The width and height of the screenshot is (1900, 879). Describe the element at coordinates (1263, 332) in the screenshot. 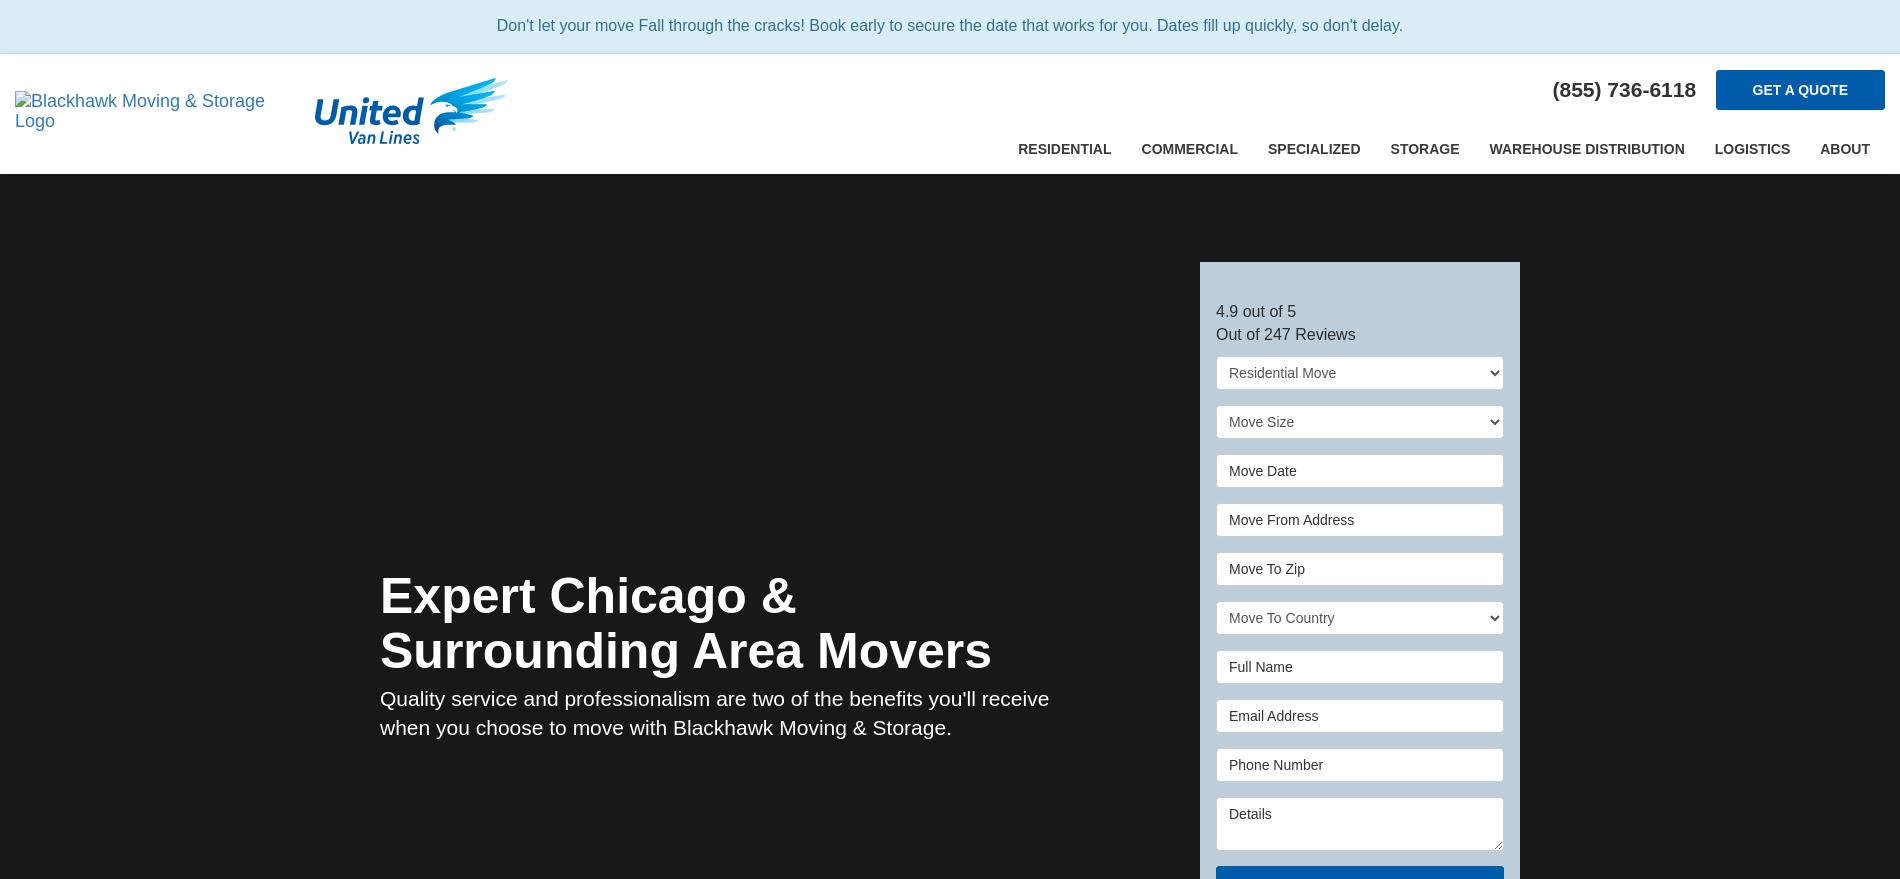

I see `'247'` at that location.